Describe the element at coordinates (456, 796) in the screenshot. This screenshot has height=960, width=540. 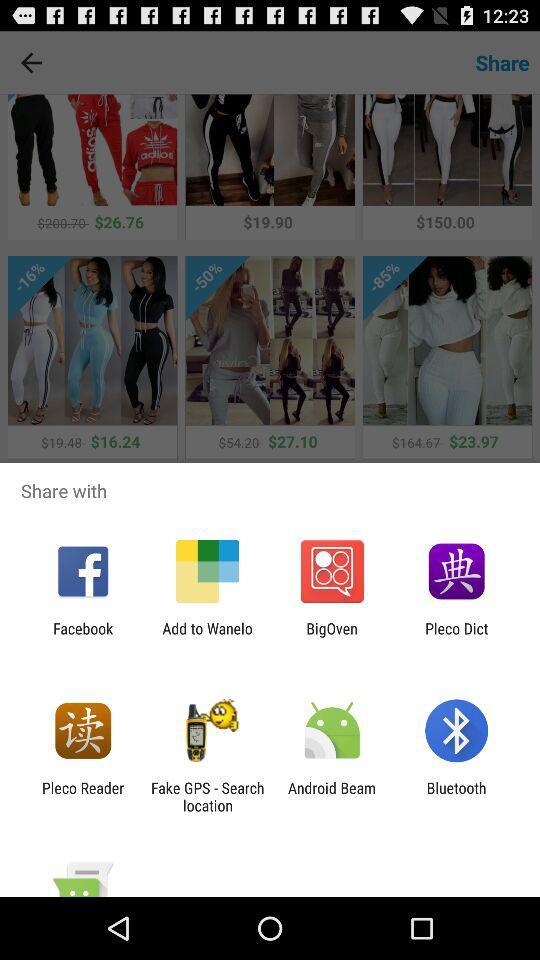
I see `bluetooth icon` at that location.